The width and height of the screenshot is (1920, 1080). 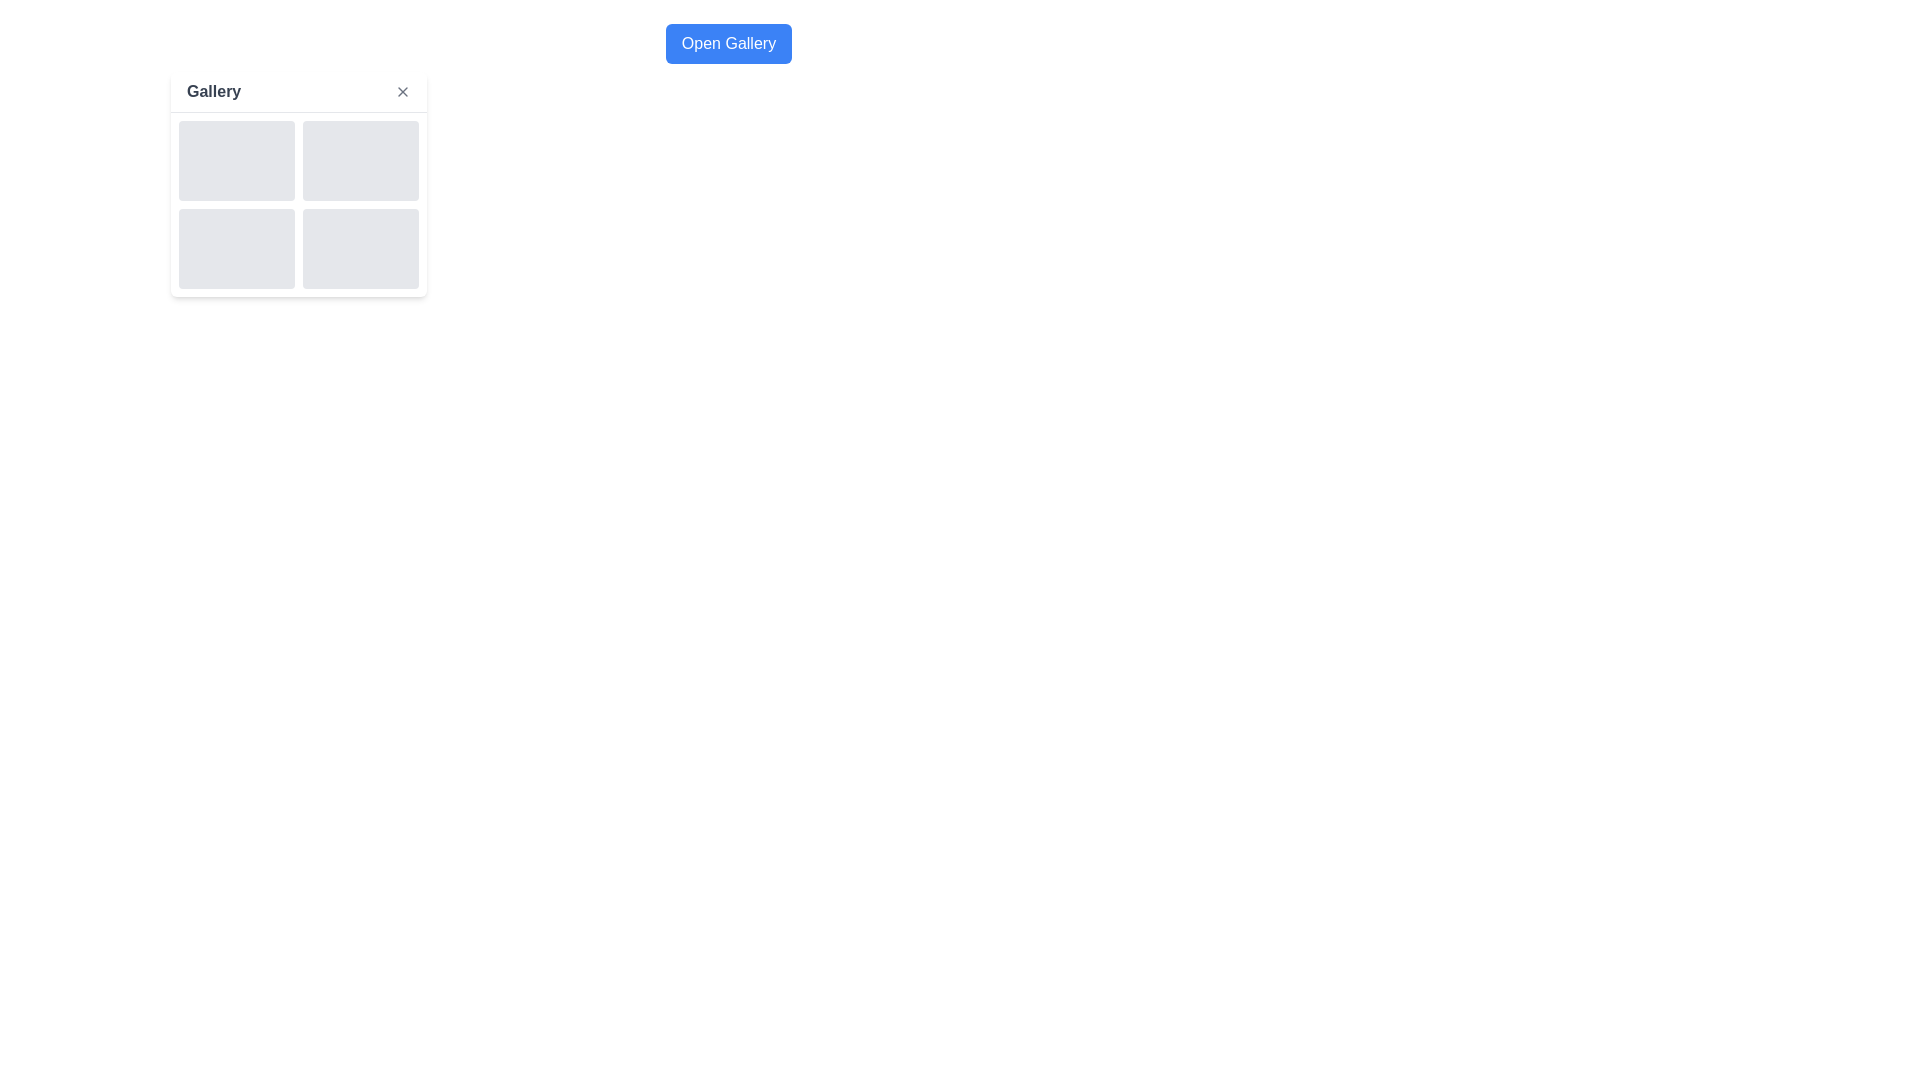 What do you see at coordinates (360, 160) in the screenshot?
I see `the light gray rectangular Placeholder block with rounded corners located in the top-right position of a 2x2 grid layout` at bounding box center [360, 160].